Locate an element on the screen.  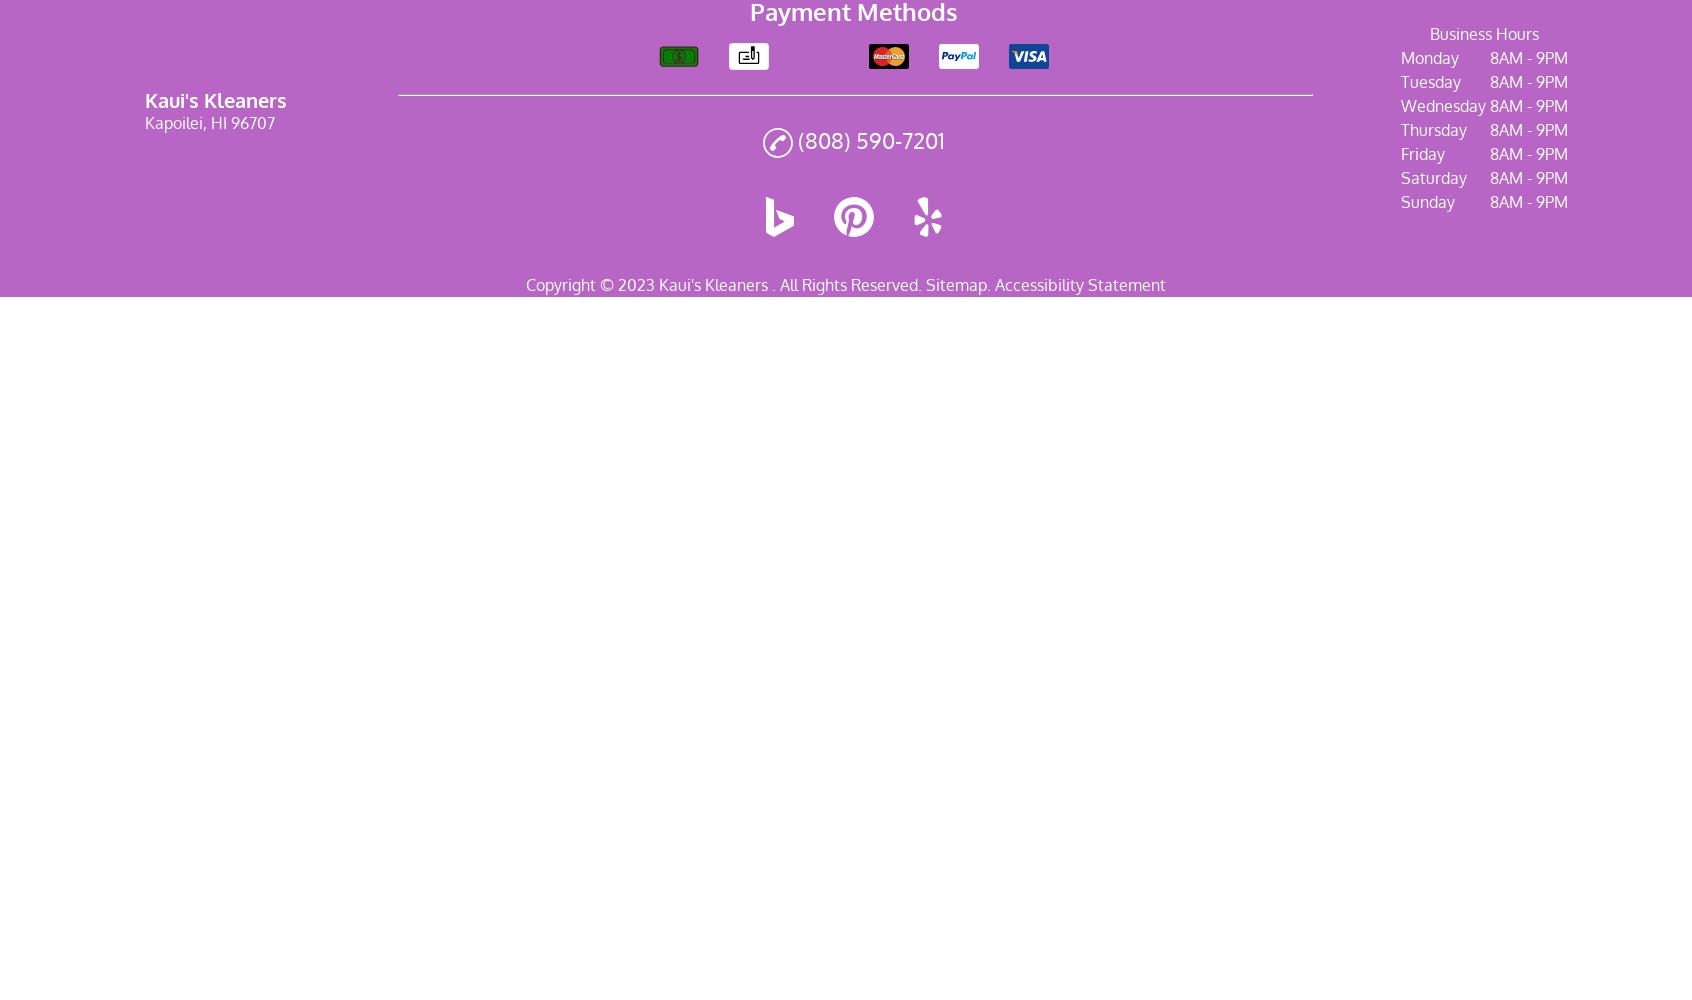
'Tuesday' is located at coordinates (1429, 81).